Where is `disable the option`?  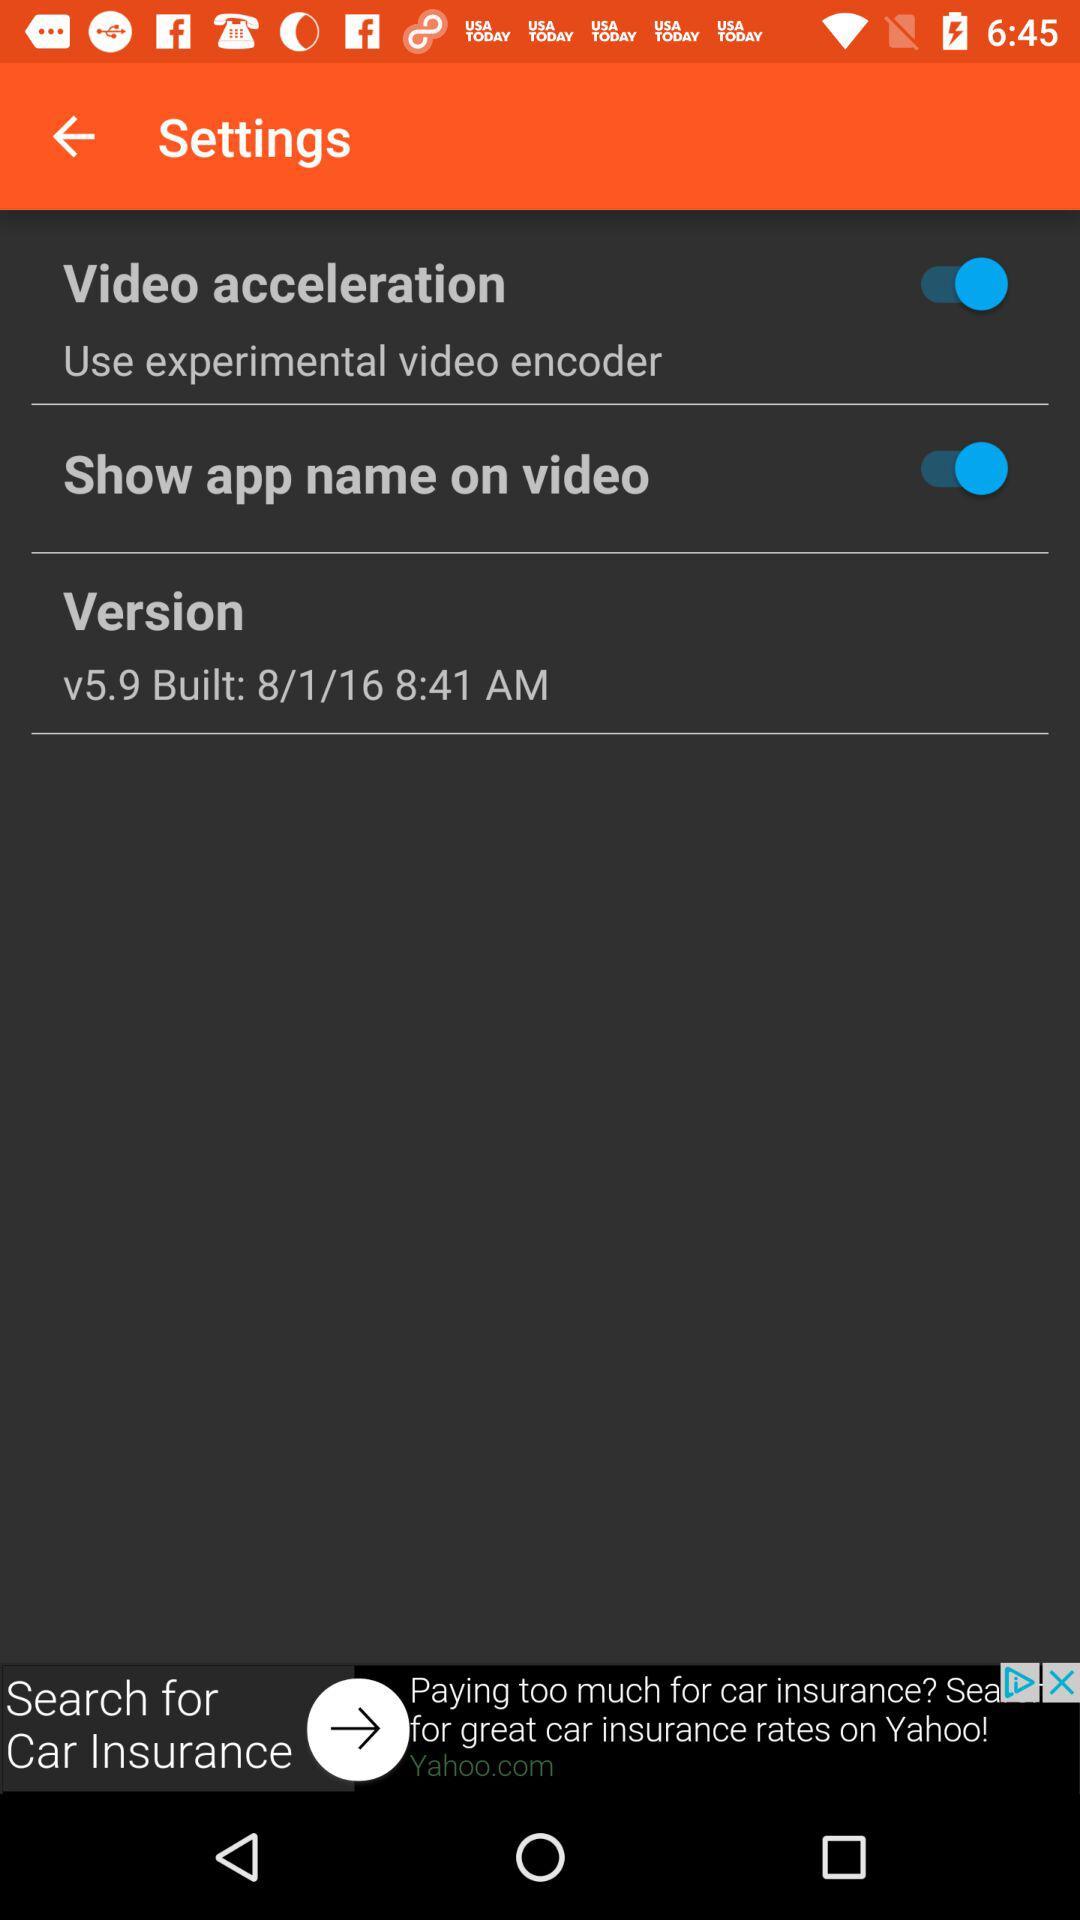
disable the option is located at coordinates (890, 467).